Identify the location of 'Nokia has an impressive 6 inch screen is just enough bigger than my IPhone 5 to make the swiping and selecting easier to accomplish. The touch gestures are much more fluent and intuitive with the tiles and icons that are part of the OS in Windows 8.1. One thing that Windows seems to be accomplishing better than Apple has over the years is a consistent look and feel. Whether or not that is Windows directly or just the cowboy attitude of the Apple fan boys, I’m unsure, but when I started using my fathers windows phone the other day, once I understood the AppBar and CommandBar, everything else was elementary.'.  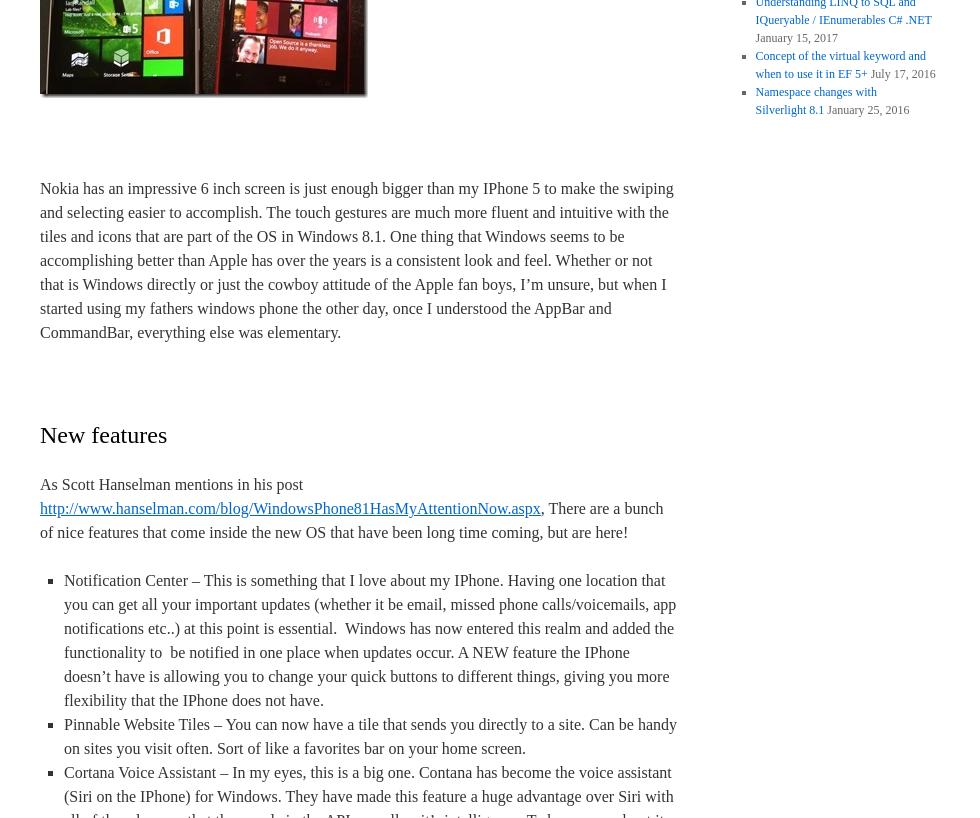
(356, 260).